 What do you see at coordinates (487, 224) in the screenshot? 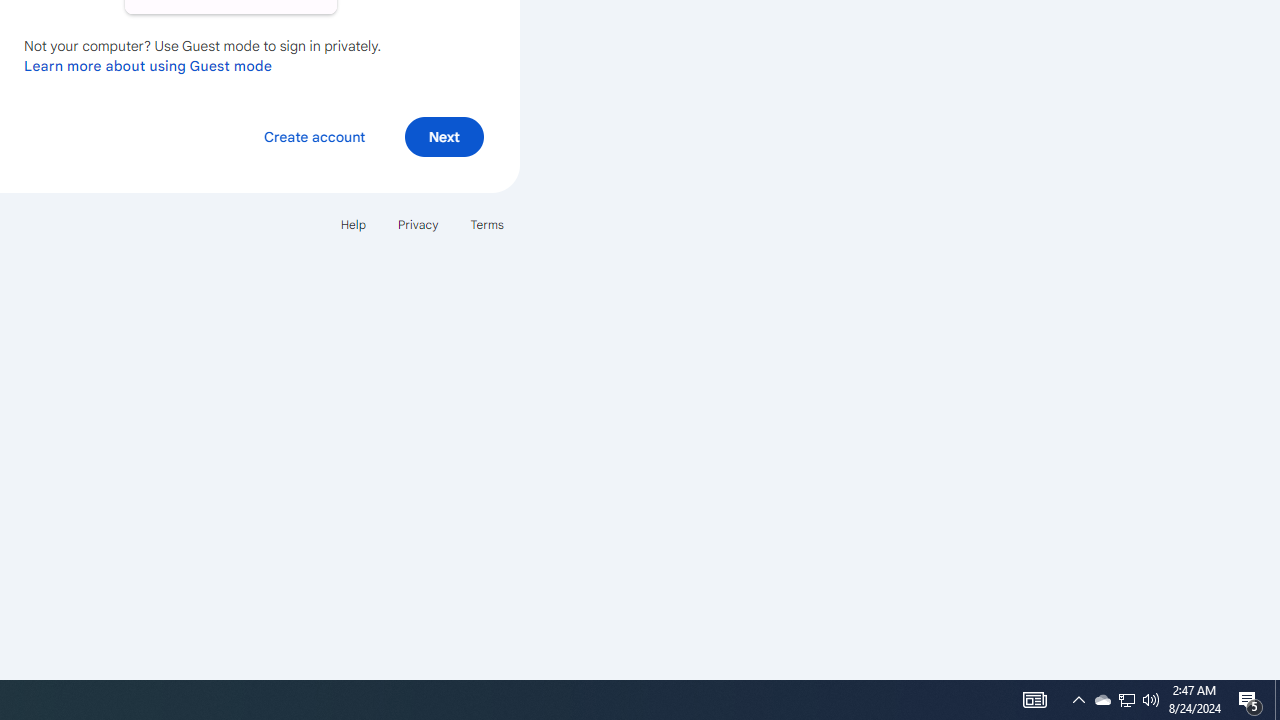
I see `'Terms'` at bounding box center [487, 224].